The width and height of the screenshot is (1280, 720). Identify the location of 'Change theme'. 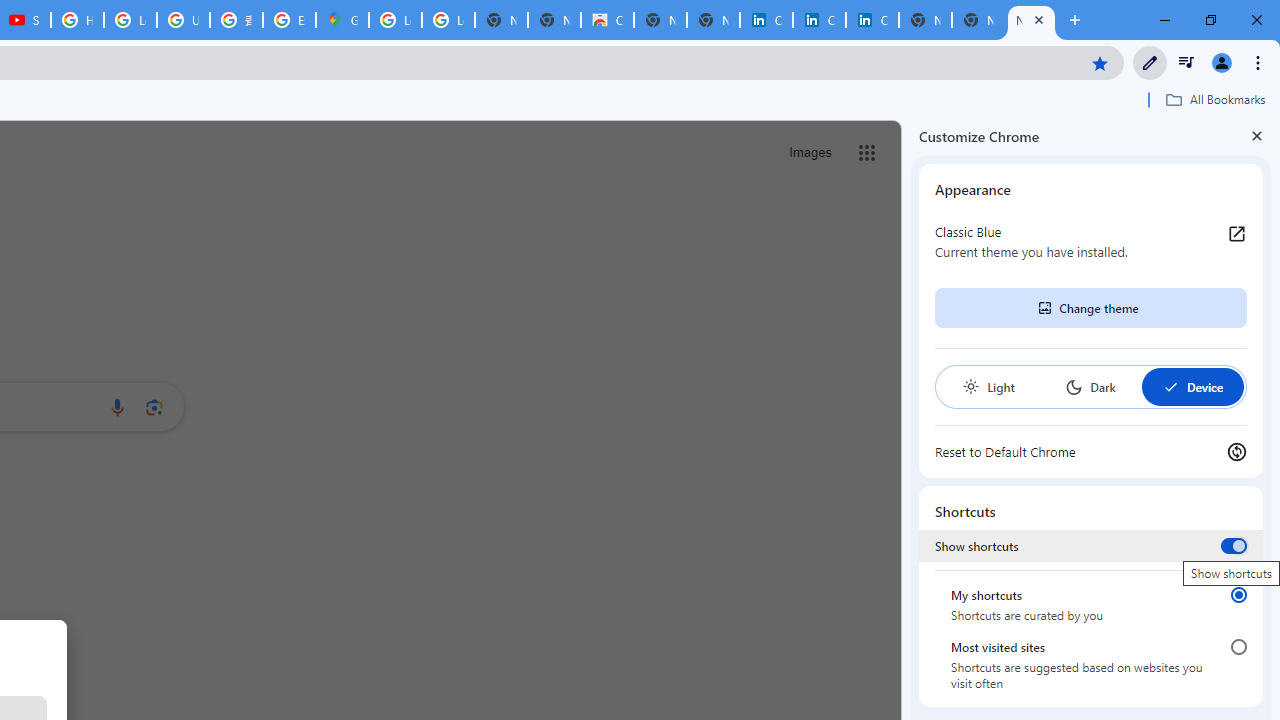
(1089, 308).